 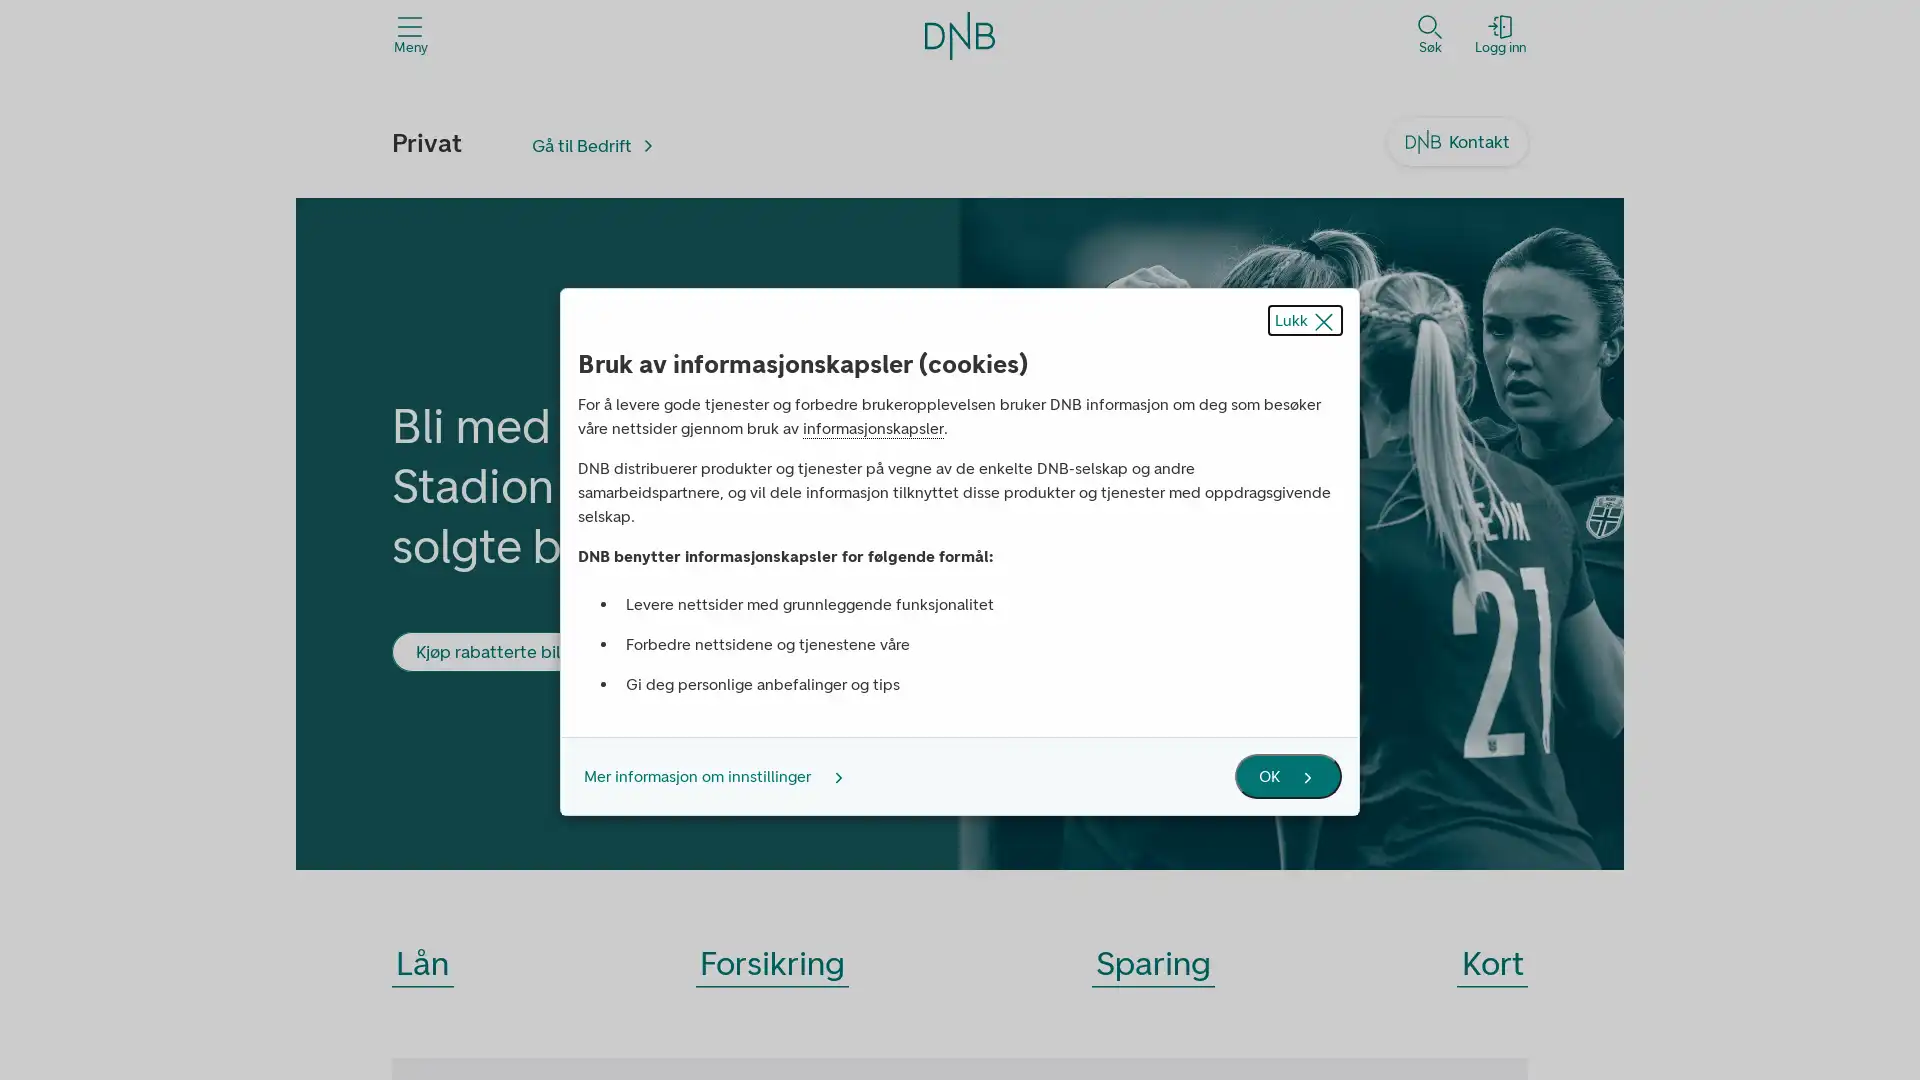 I want to click on Mer informasjon om innstillinger, so click(x=706, y=774).